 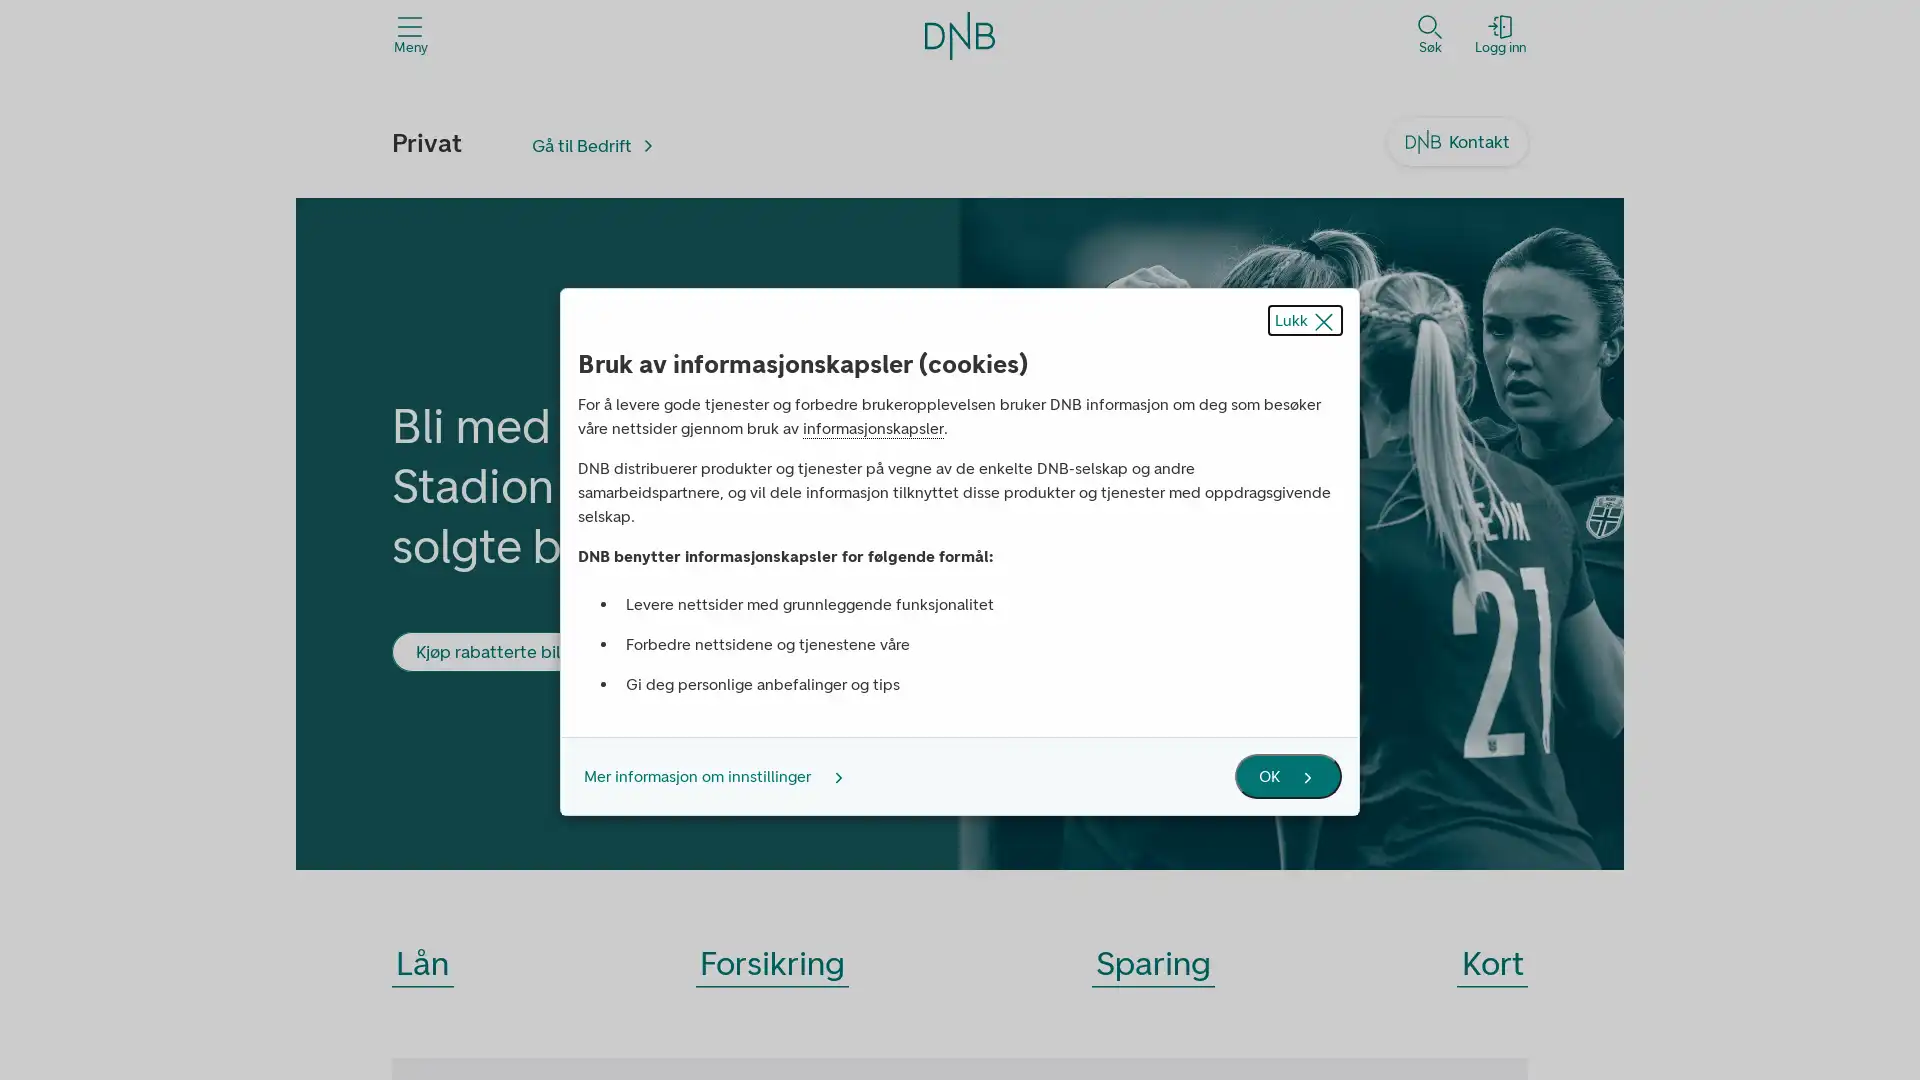 I want to click on Mer informasjon om innstillinger, so click(x=706, y=774).